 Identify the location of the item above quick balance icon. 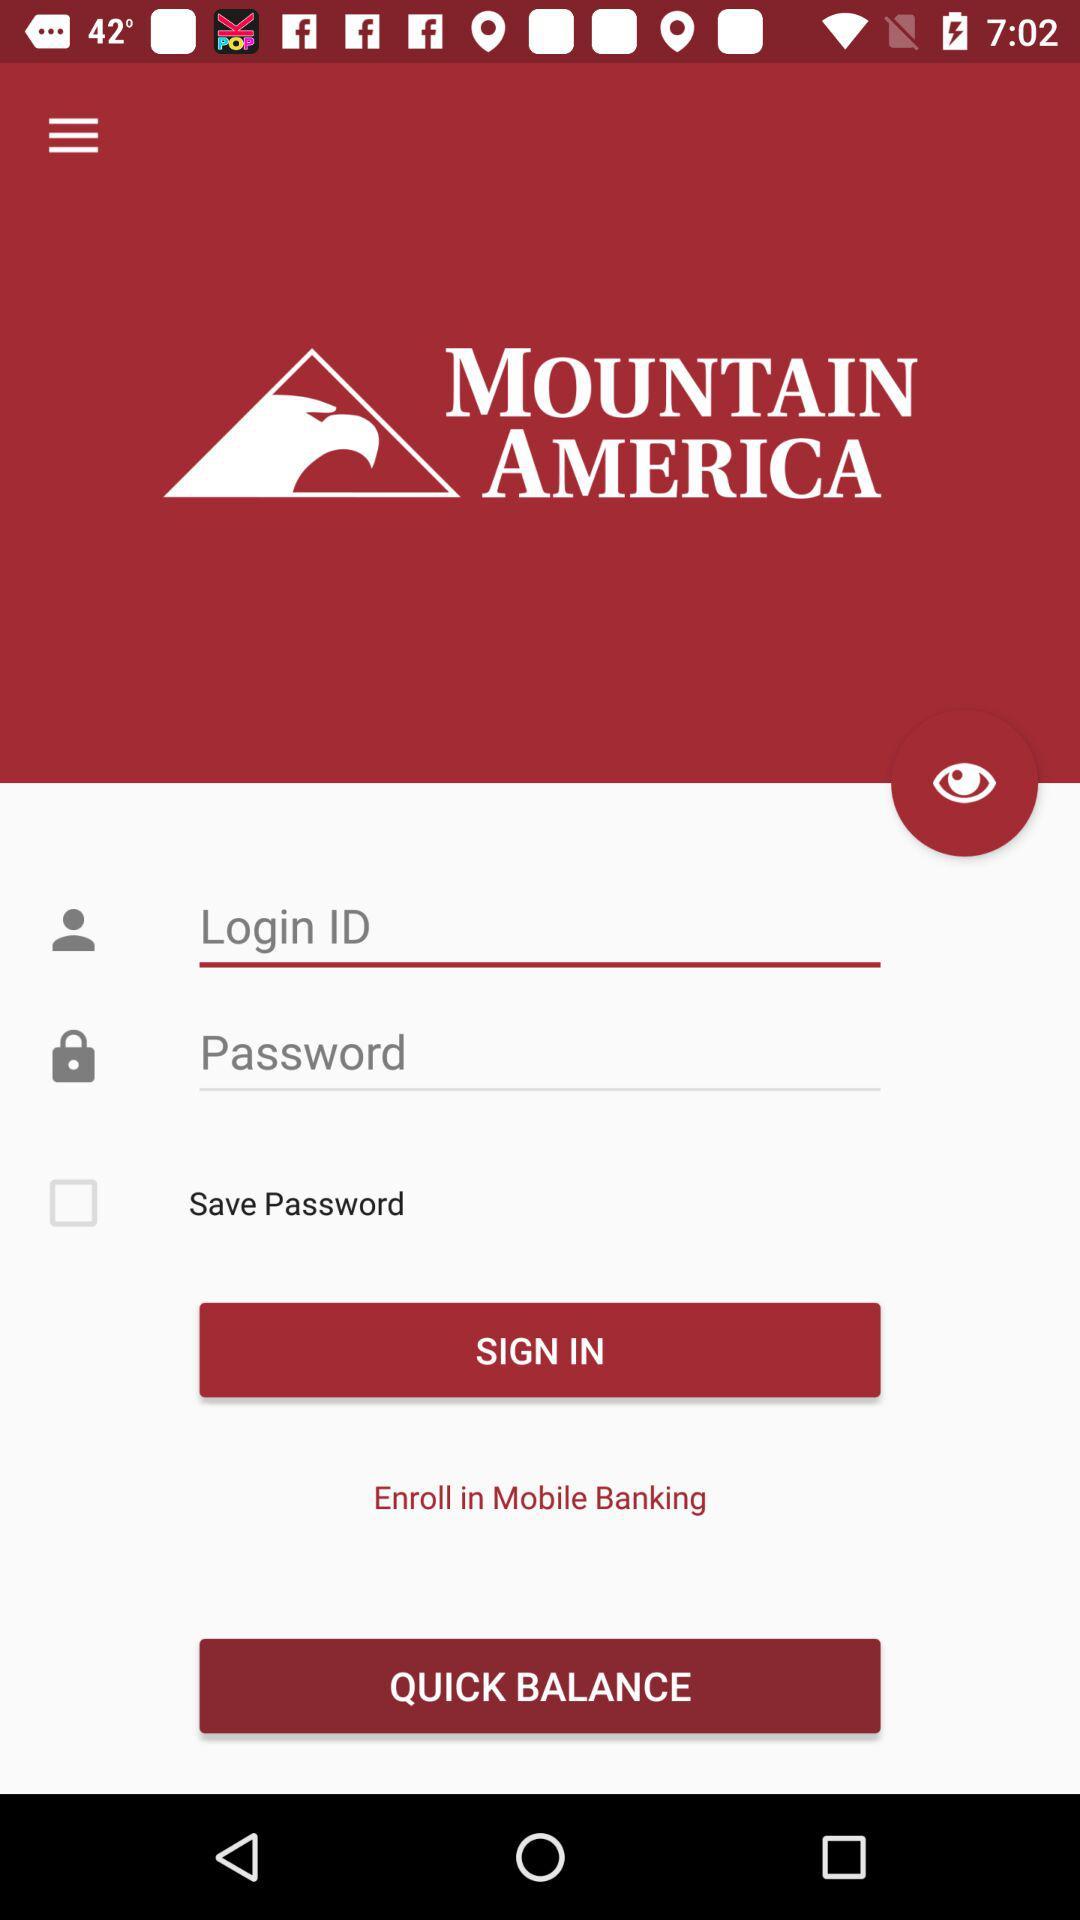
(540, 1496).